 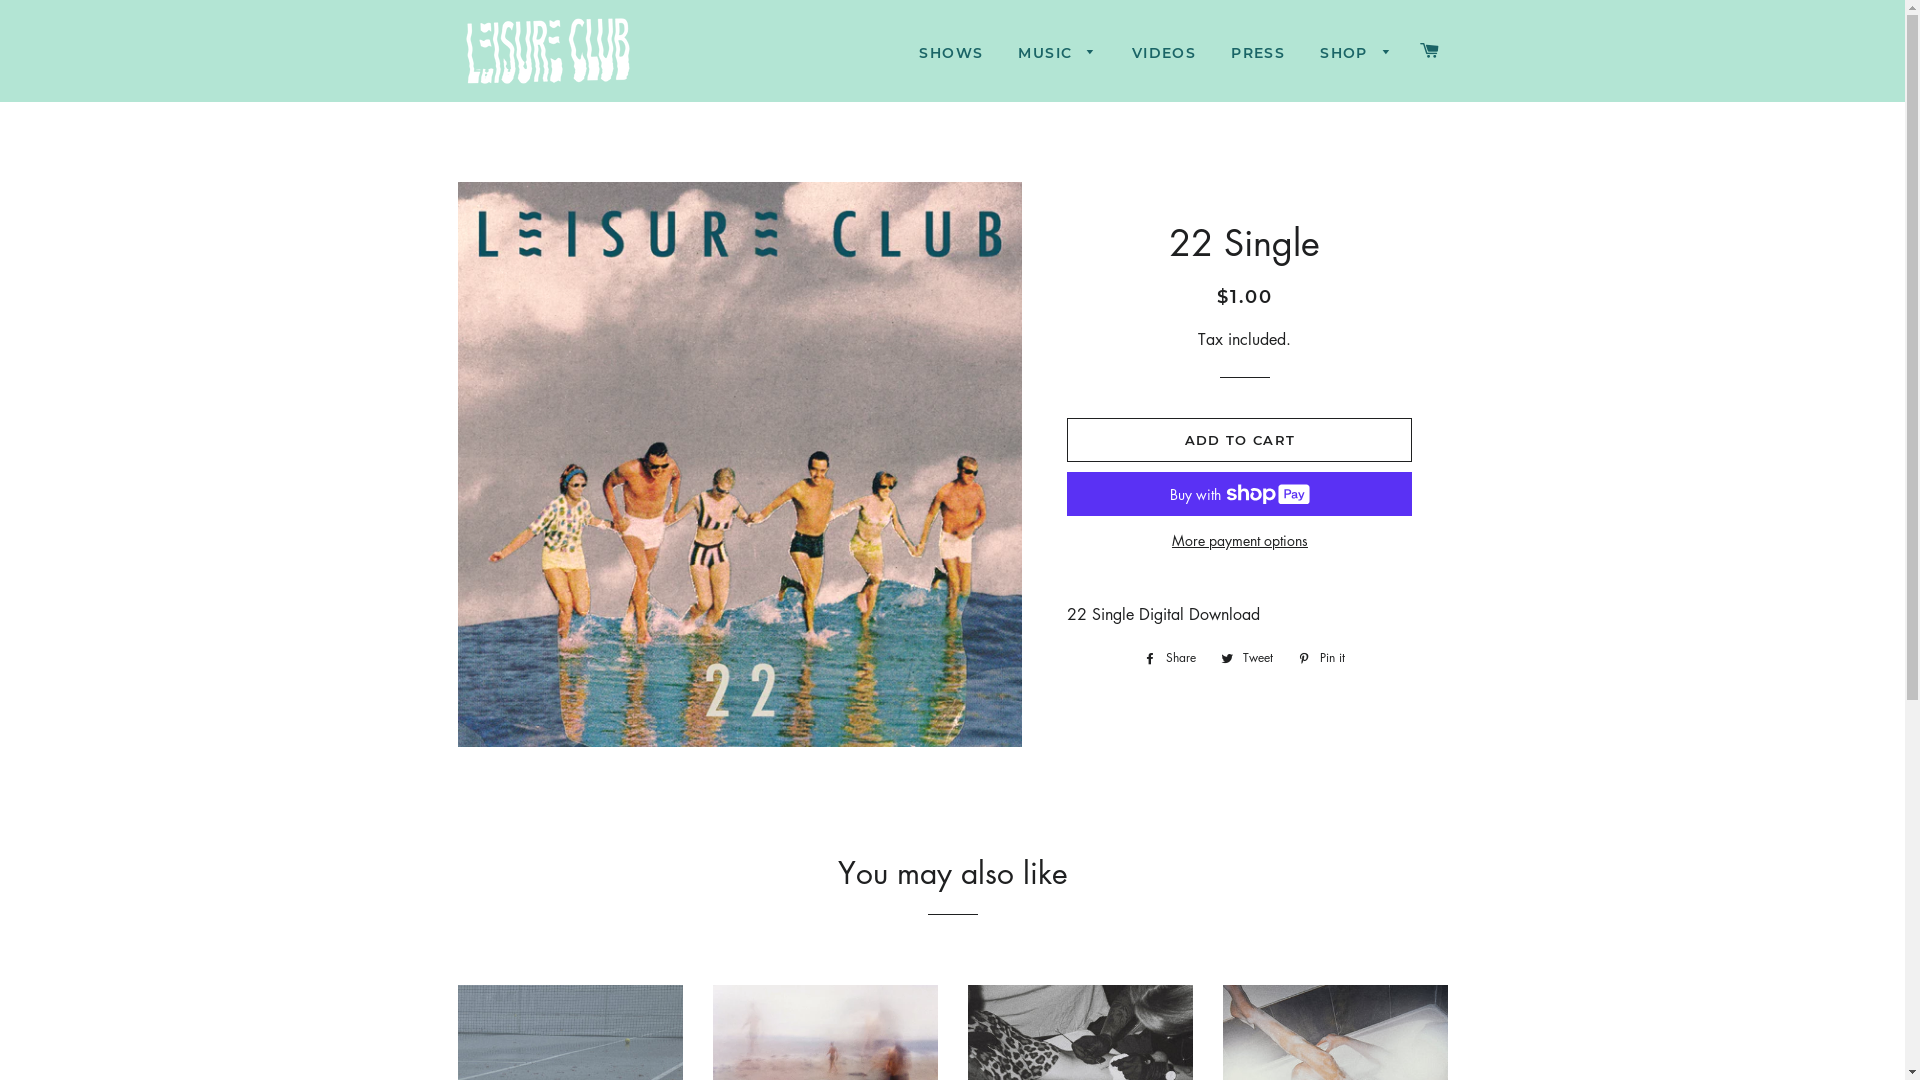 I want to click on 'ADD TO CART', so click(x=1238, y=438).